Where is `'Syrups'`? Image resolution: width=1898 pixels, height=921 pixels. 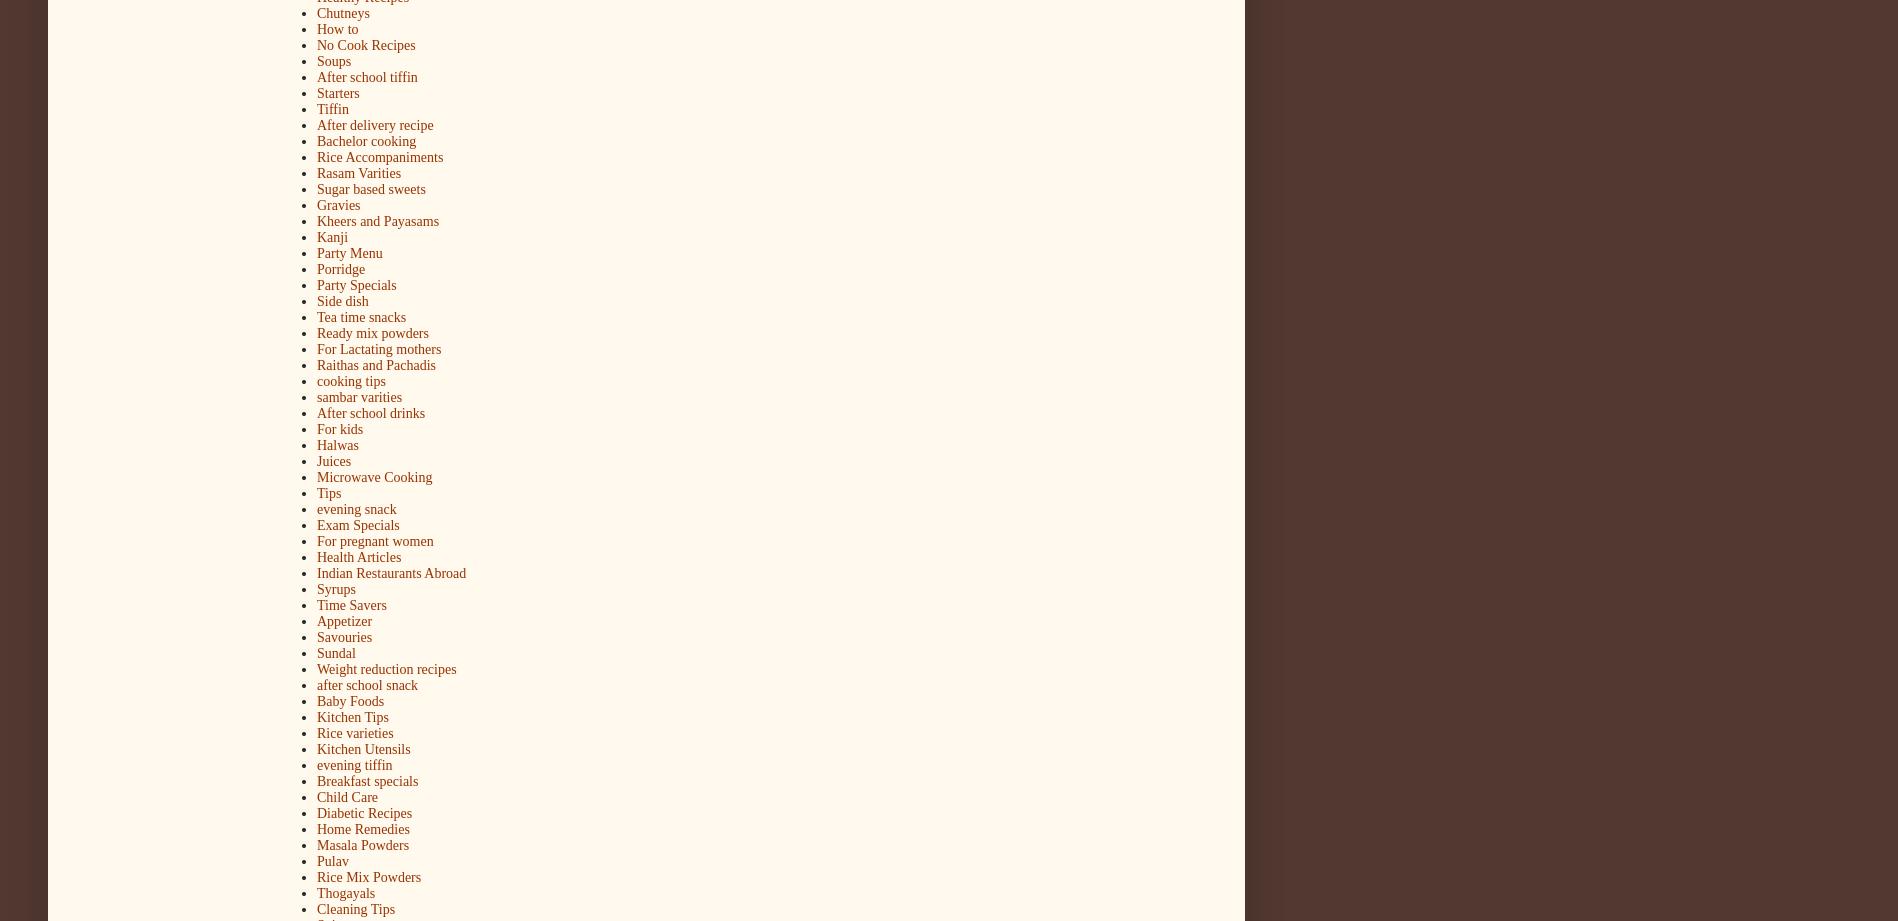
'Syrups' is located at coordinates (335, 588).